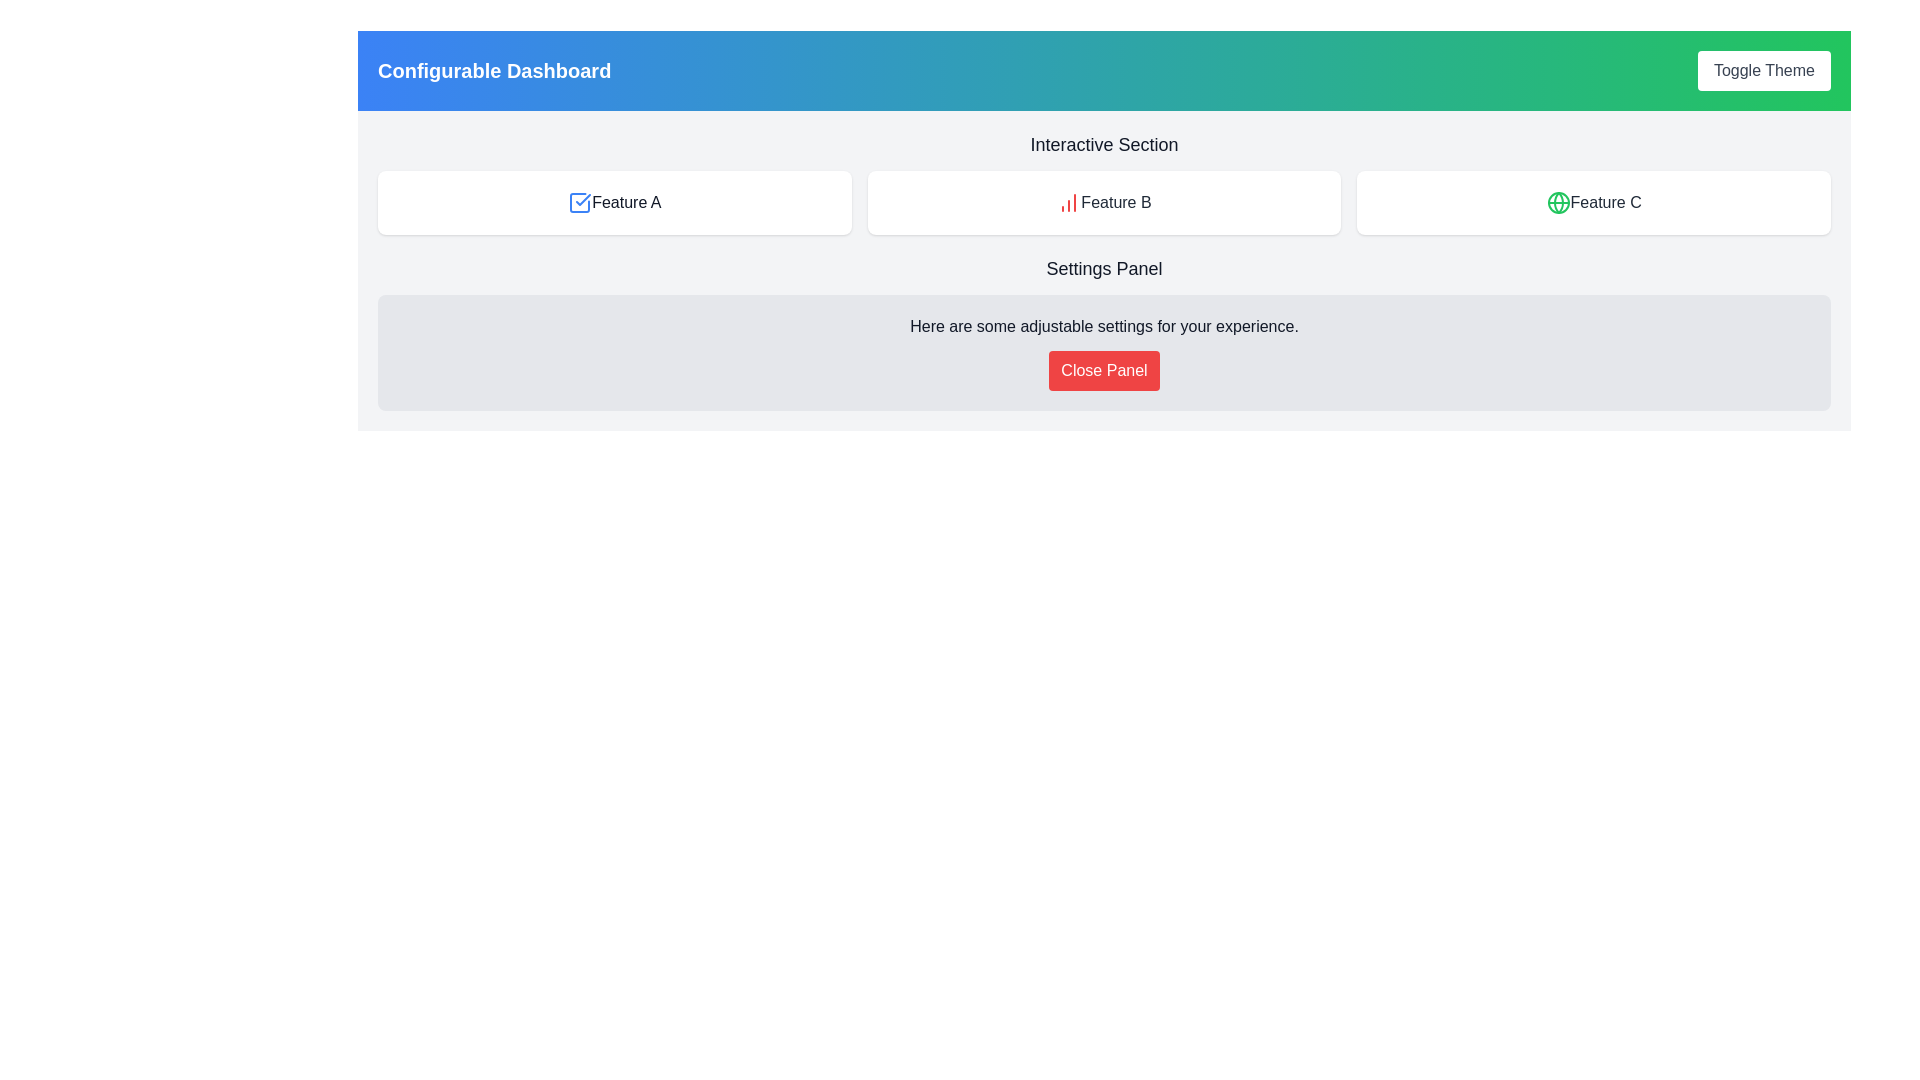  Describe the element at coordinates (1103, 203) in the screenshot. I see `the Panel labeled 'Feature B' which has a white background, rounded edges, and contains a red chart icon` at that location.